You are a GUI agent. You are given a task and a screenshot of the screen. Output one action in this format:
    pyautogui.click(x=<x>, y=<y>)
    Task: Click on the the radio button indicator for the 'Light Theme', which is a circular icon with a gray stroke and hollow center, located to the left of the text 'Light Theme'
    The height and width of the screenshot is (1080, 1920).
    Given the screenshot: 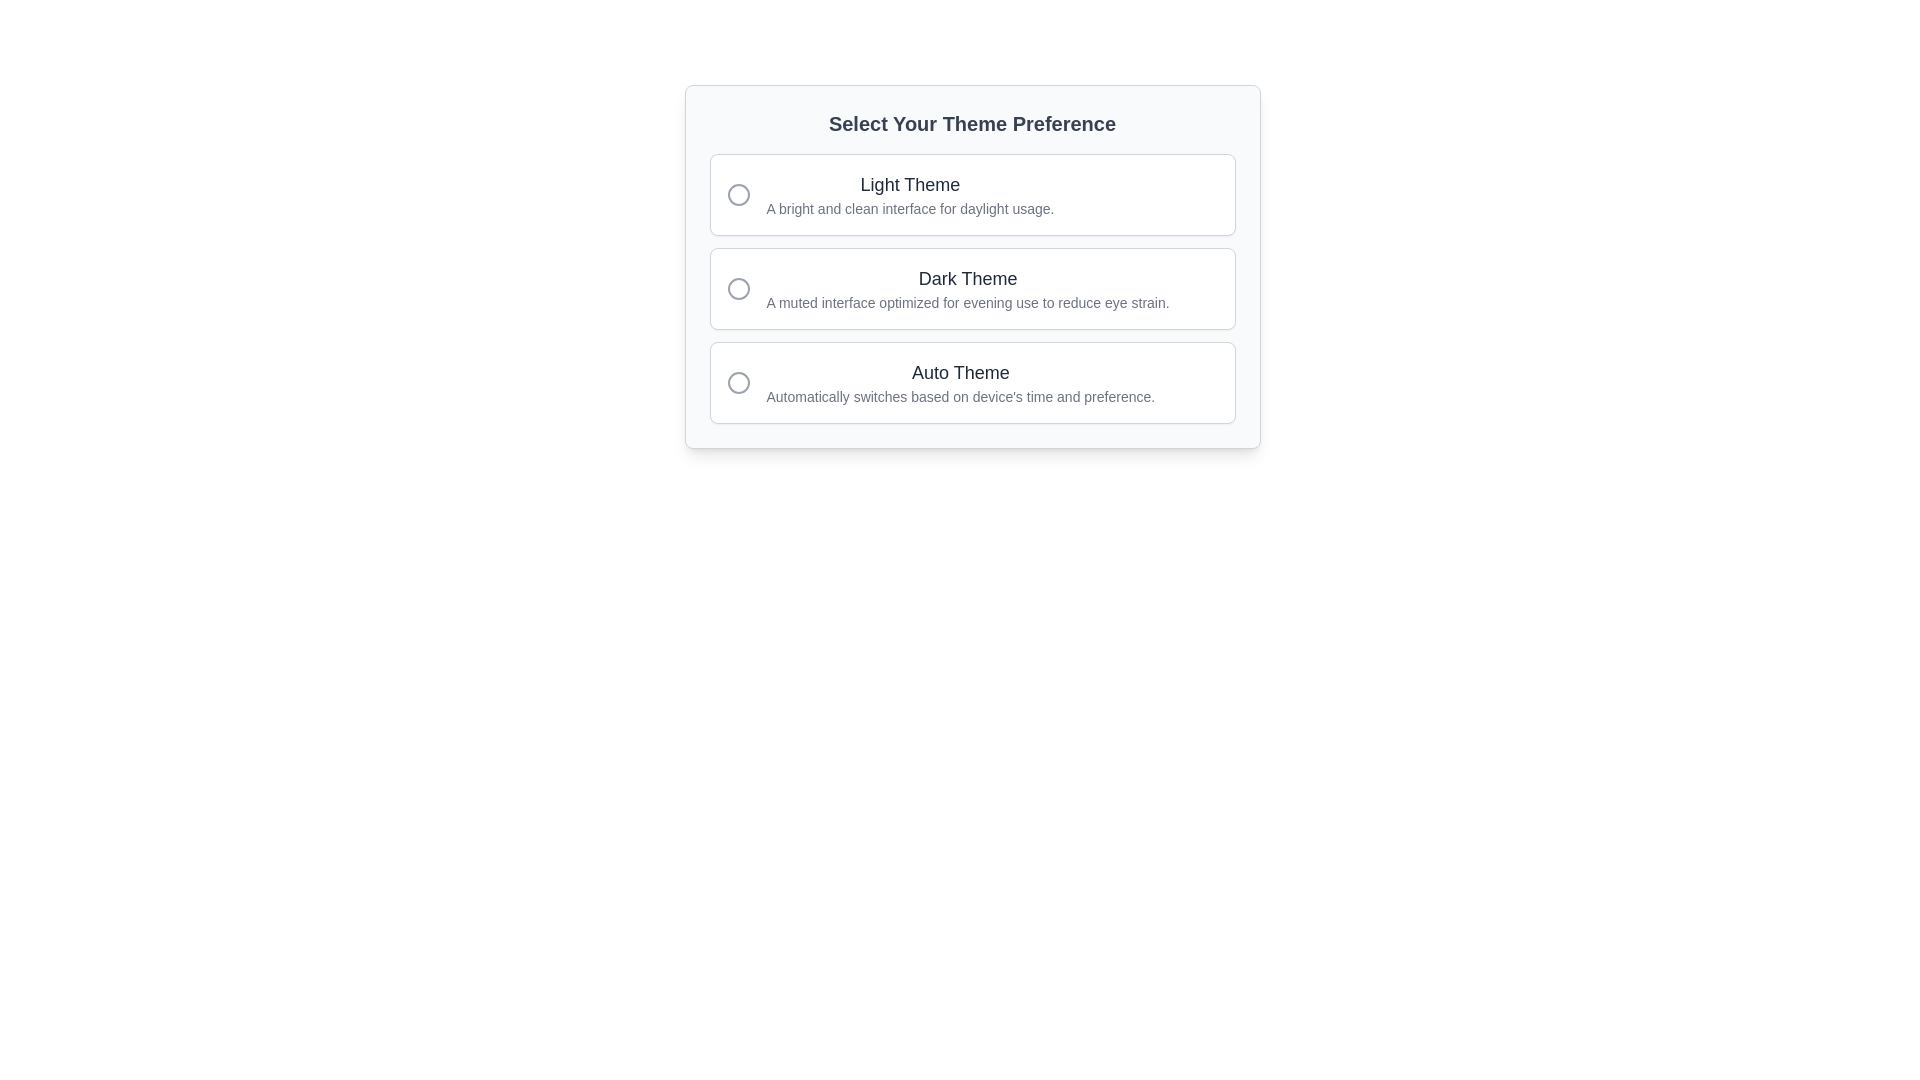 What is the action you would take?
    pyautogui.click(x=737, y=195)
    